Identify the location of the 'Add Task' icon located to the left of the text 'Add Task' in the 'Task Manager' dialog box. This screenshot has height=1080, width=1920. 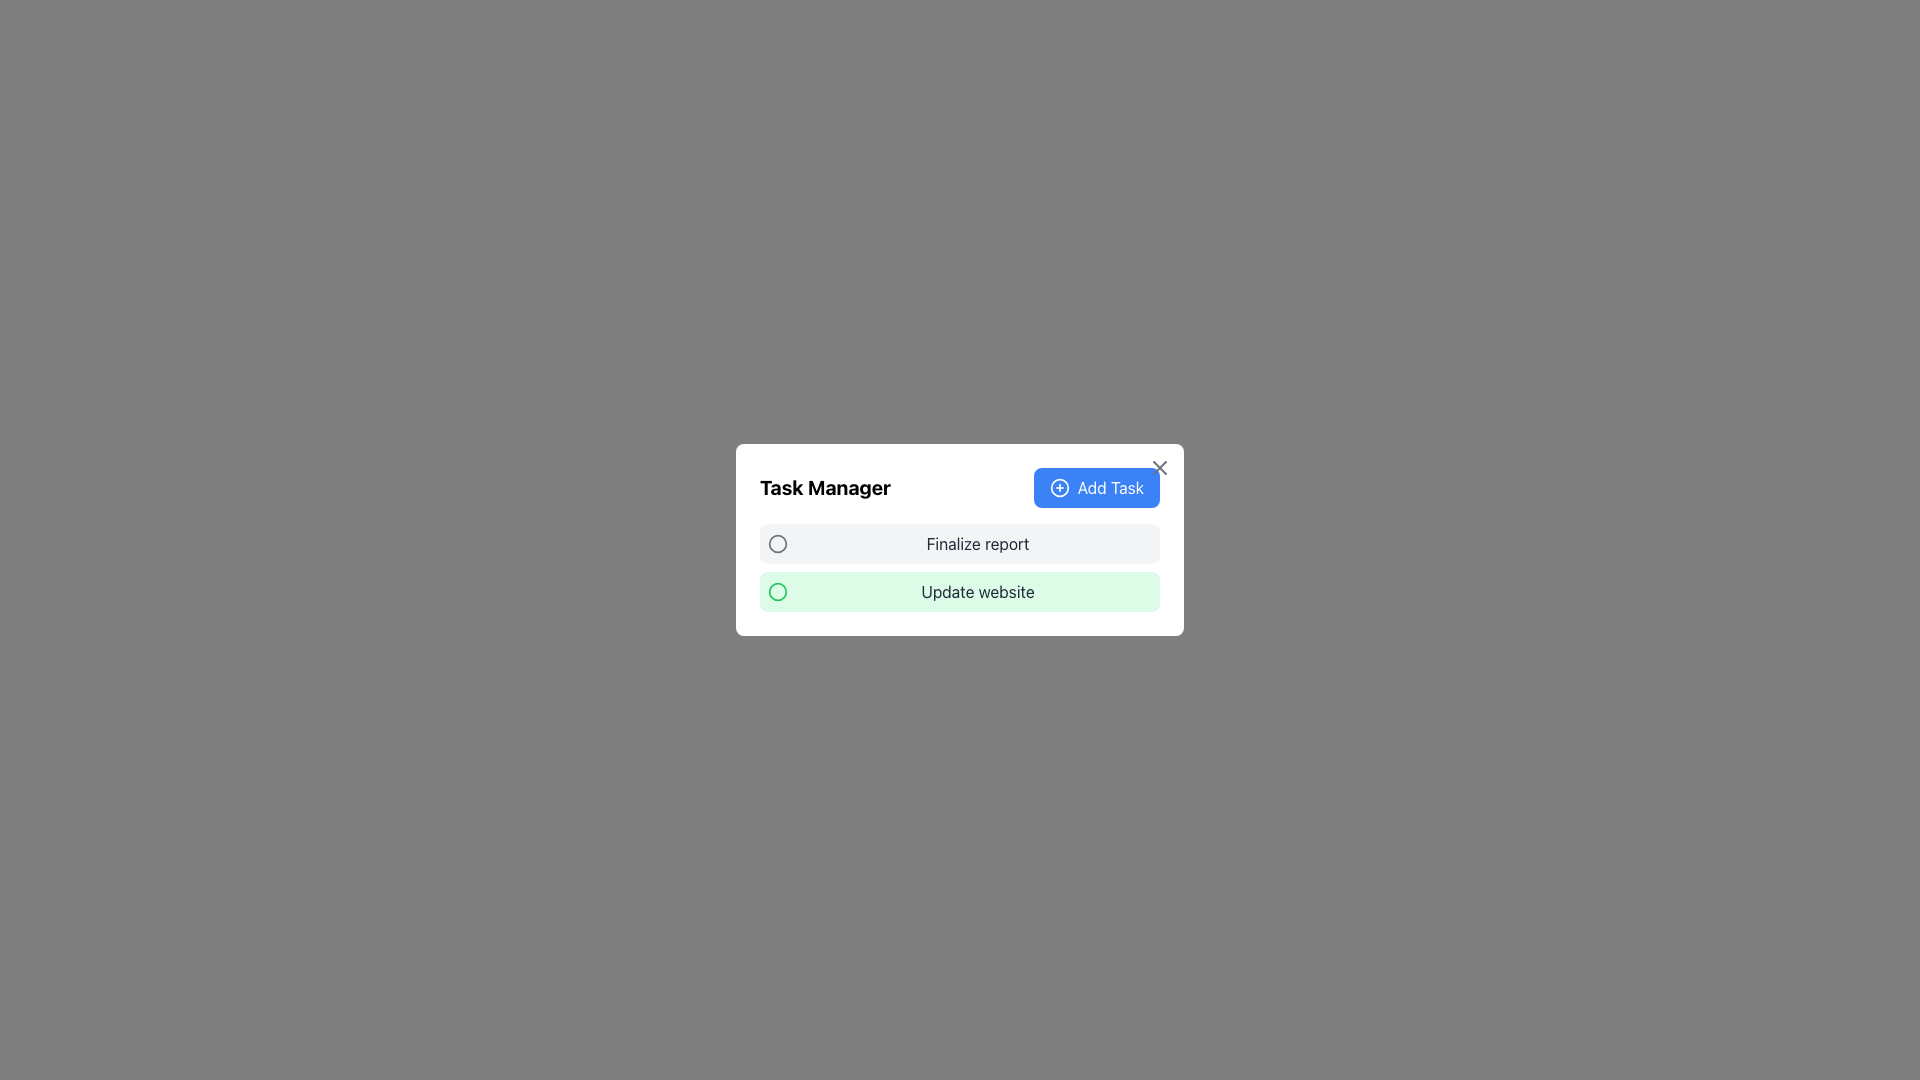
(1058, 488).